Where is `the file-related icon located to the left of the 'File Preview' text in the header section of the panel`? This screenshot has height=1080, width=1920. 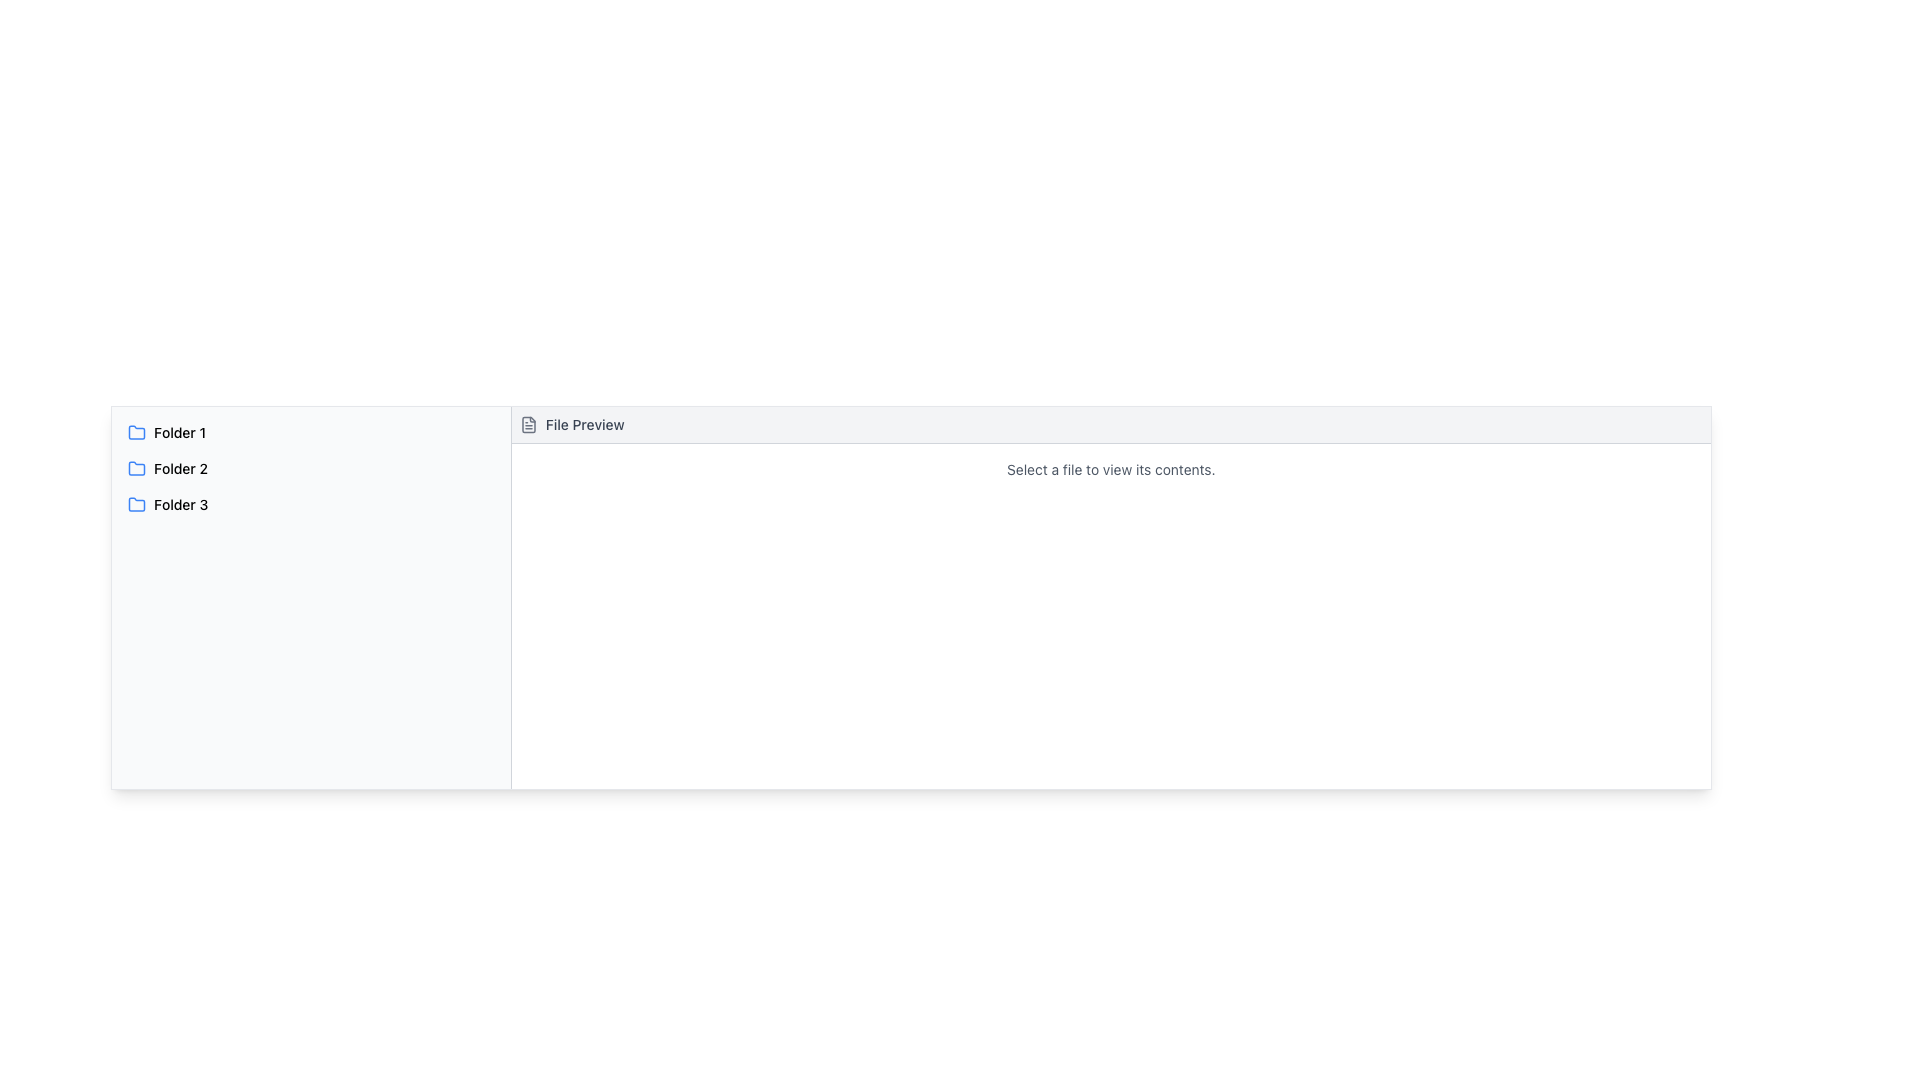 the file-related icon located to the left of the 'File Preview' text in the header section of the panel is located at coordinates (528, 423).